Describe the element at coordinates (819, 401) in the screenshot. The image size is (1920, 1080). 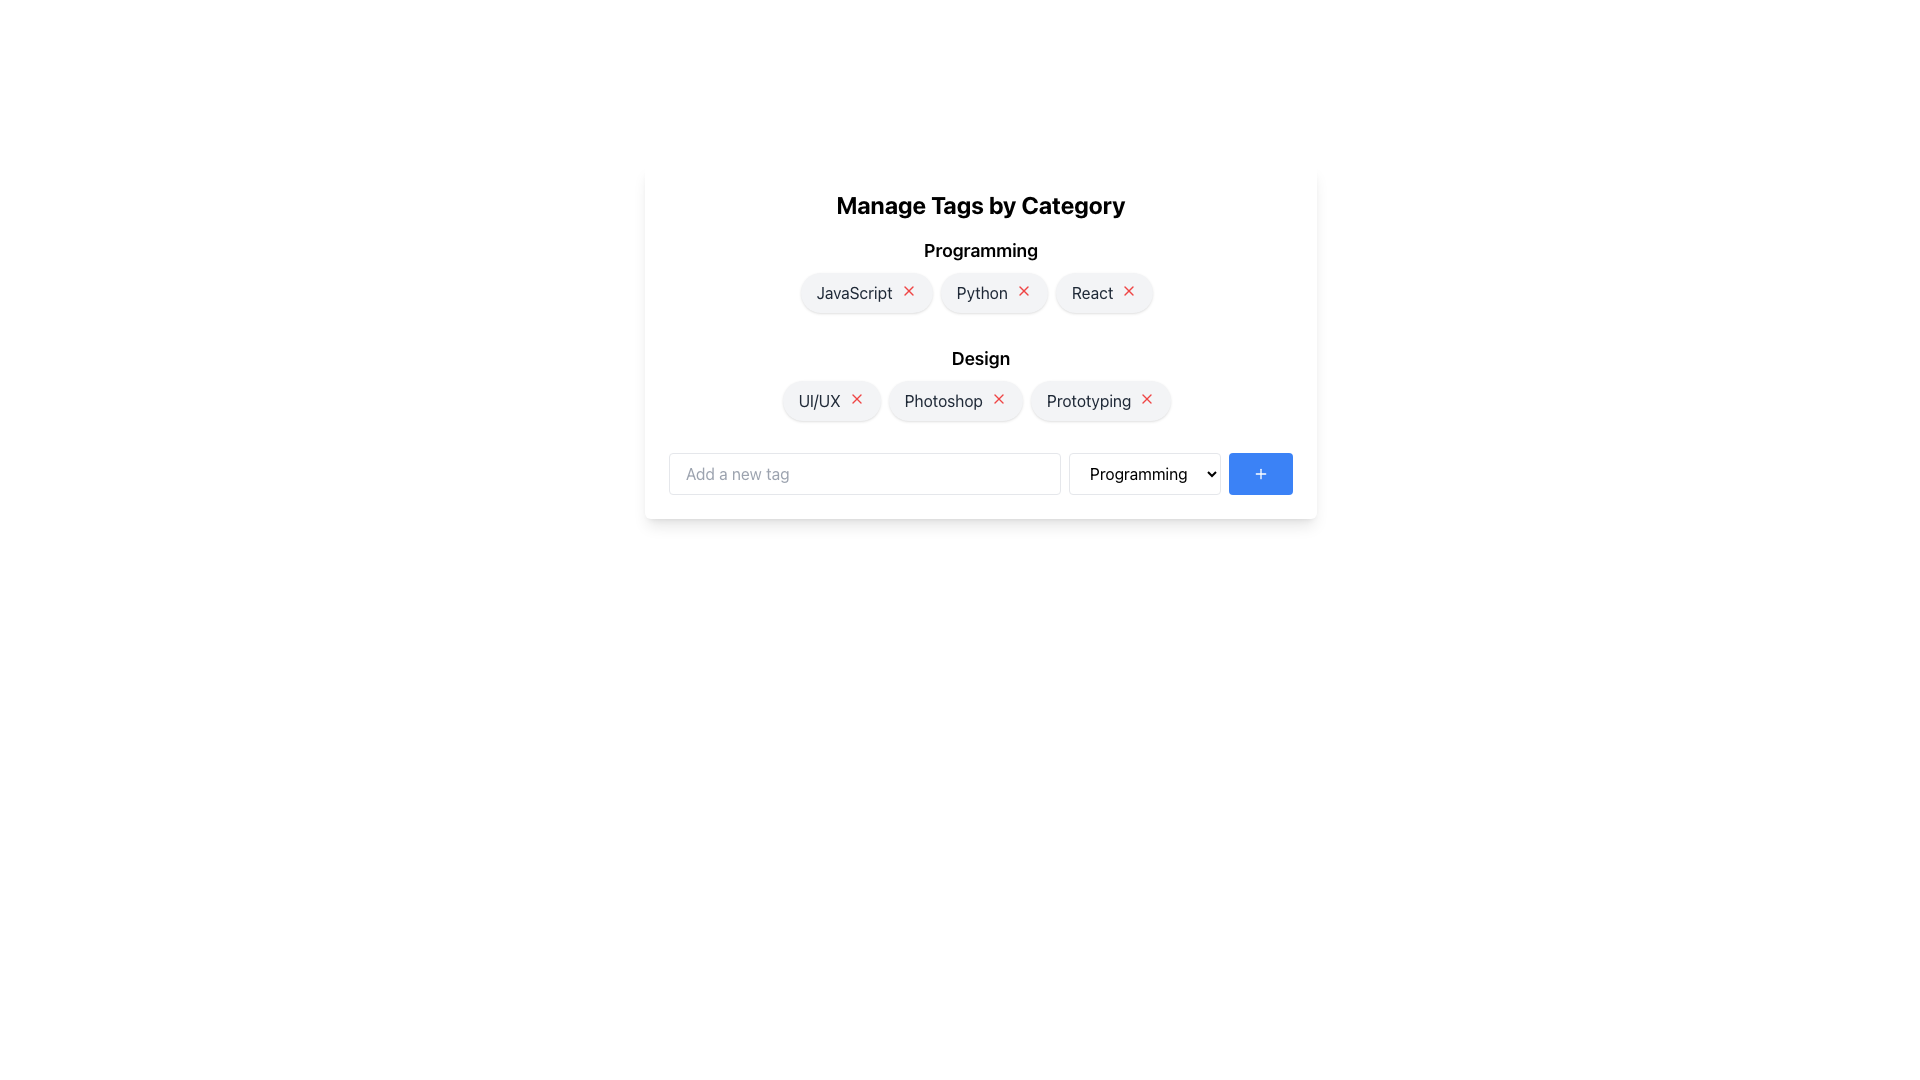
I see `the text label displaying 'UI/UX' within the 'Design' category section, styled in dark text on a light background, and positioned as the first tag item to the left of 'Photoshop' and 'Prototyping'` at that location.